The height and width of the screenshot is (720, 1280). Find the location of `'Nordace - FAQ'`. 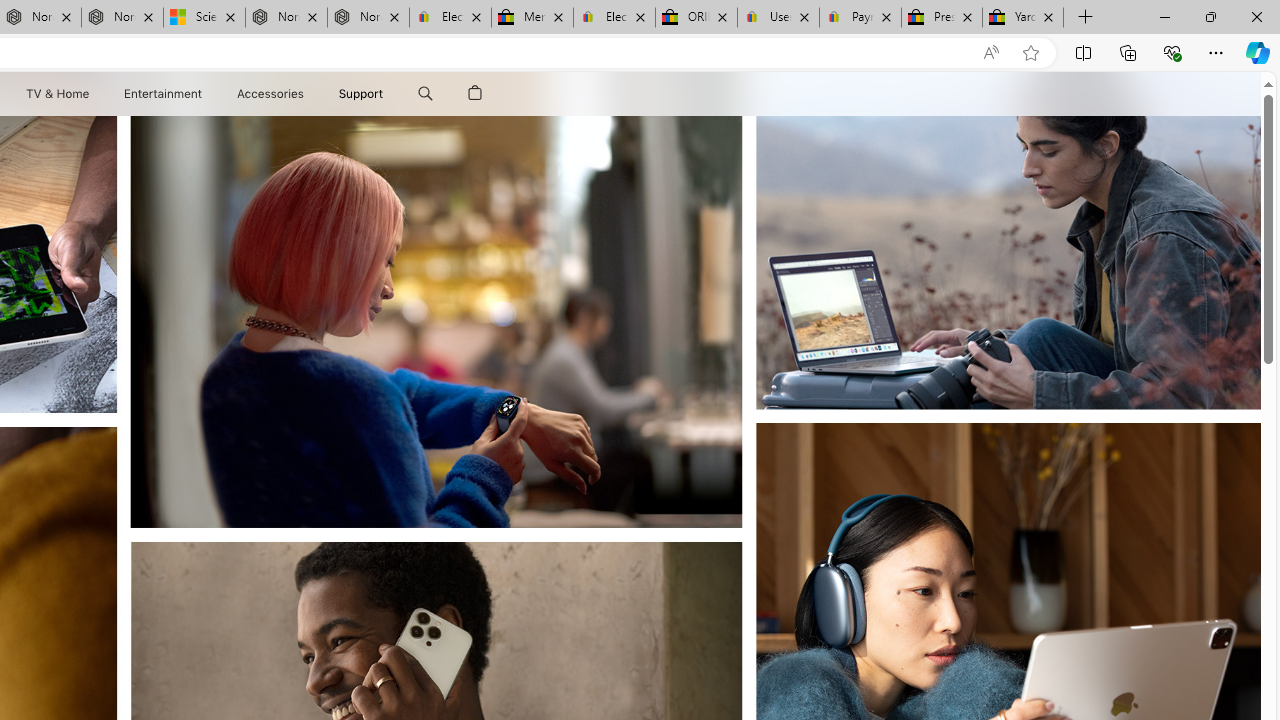

'Nordace - FAQ' is located at coordinates (368, 17).